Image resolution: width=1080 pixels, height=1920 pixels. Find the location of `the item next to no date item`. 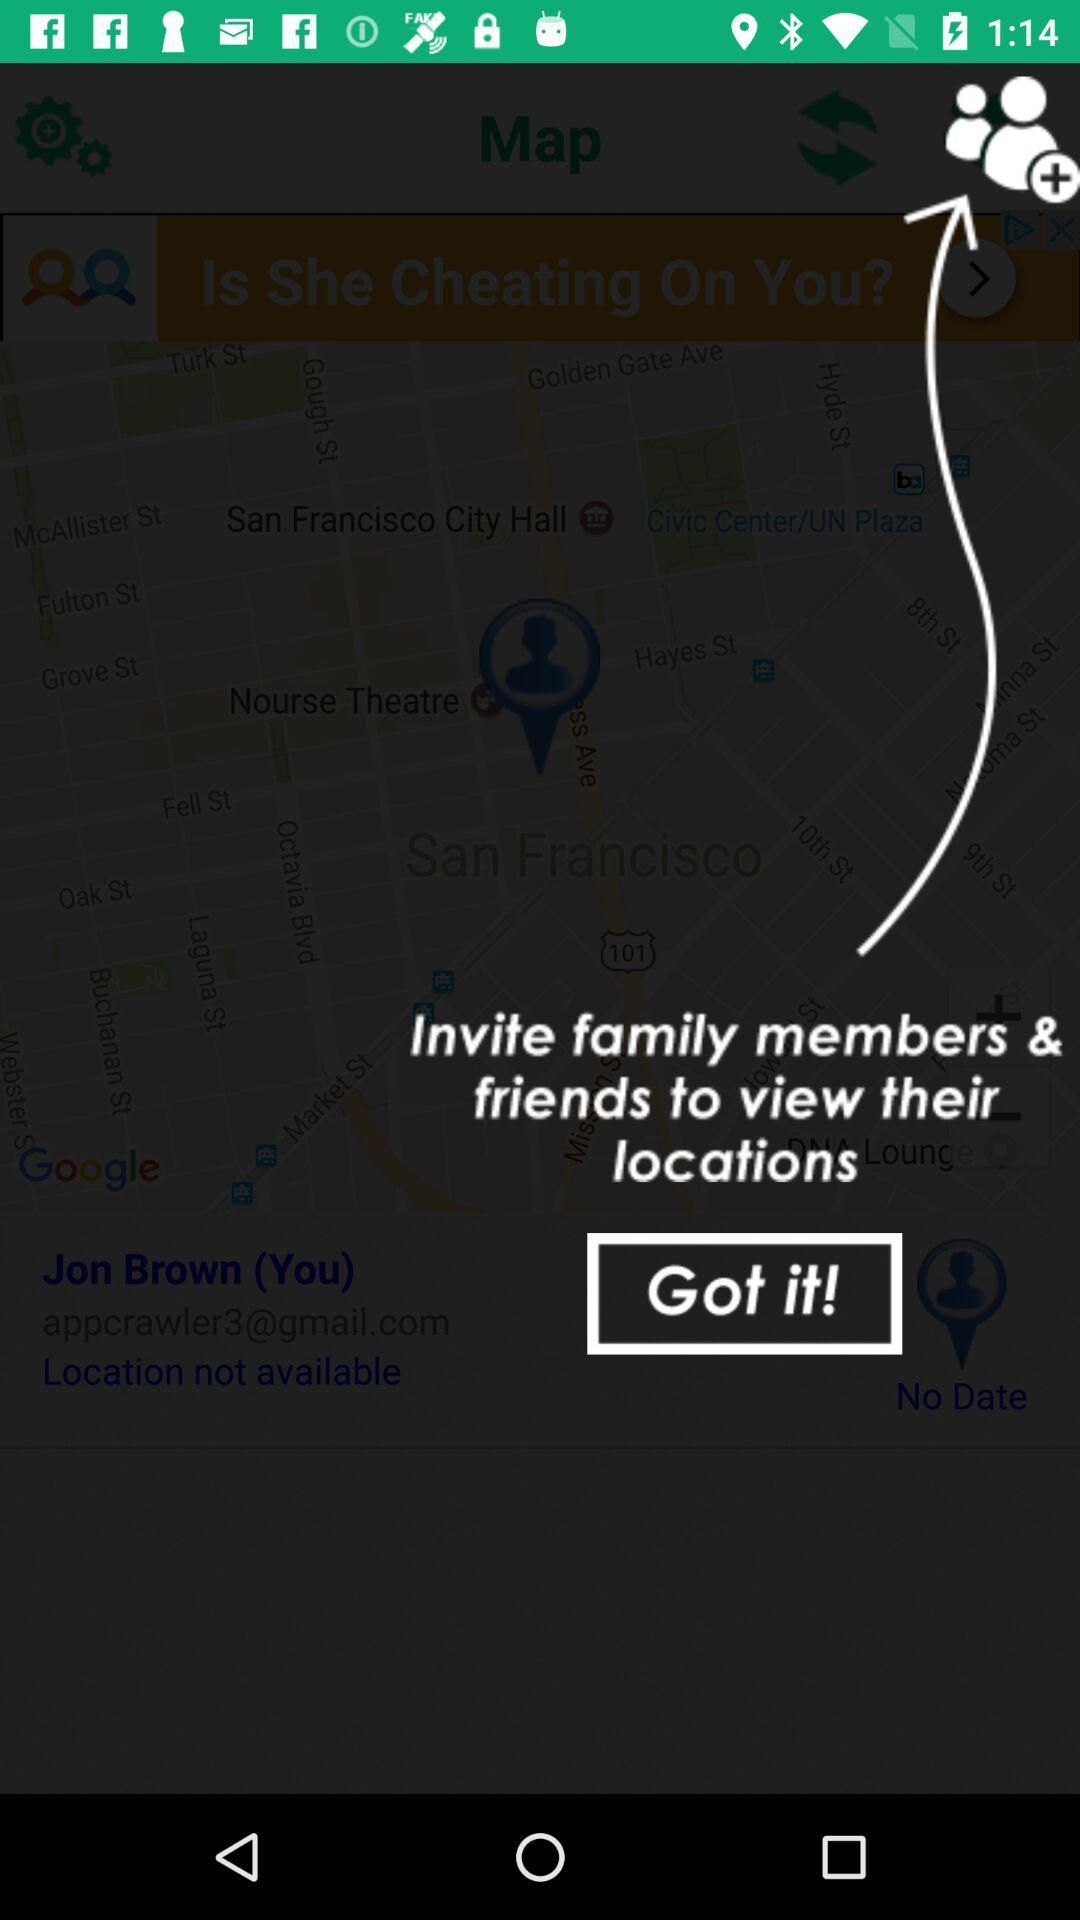

the item next to no date item is located at coordinates (437, 1369).